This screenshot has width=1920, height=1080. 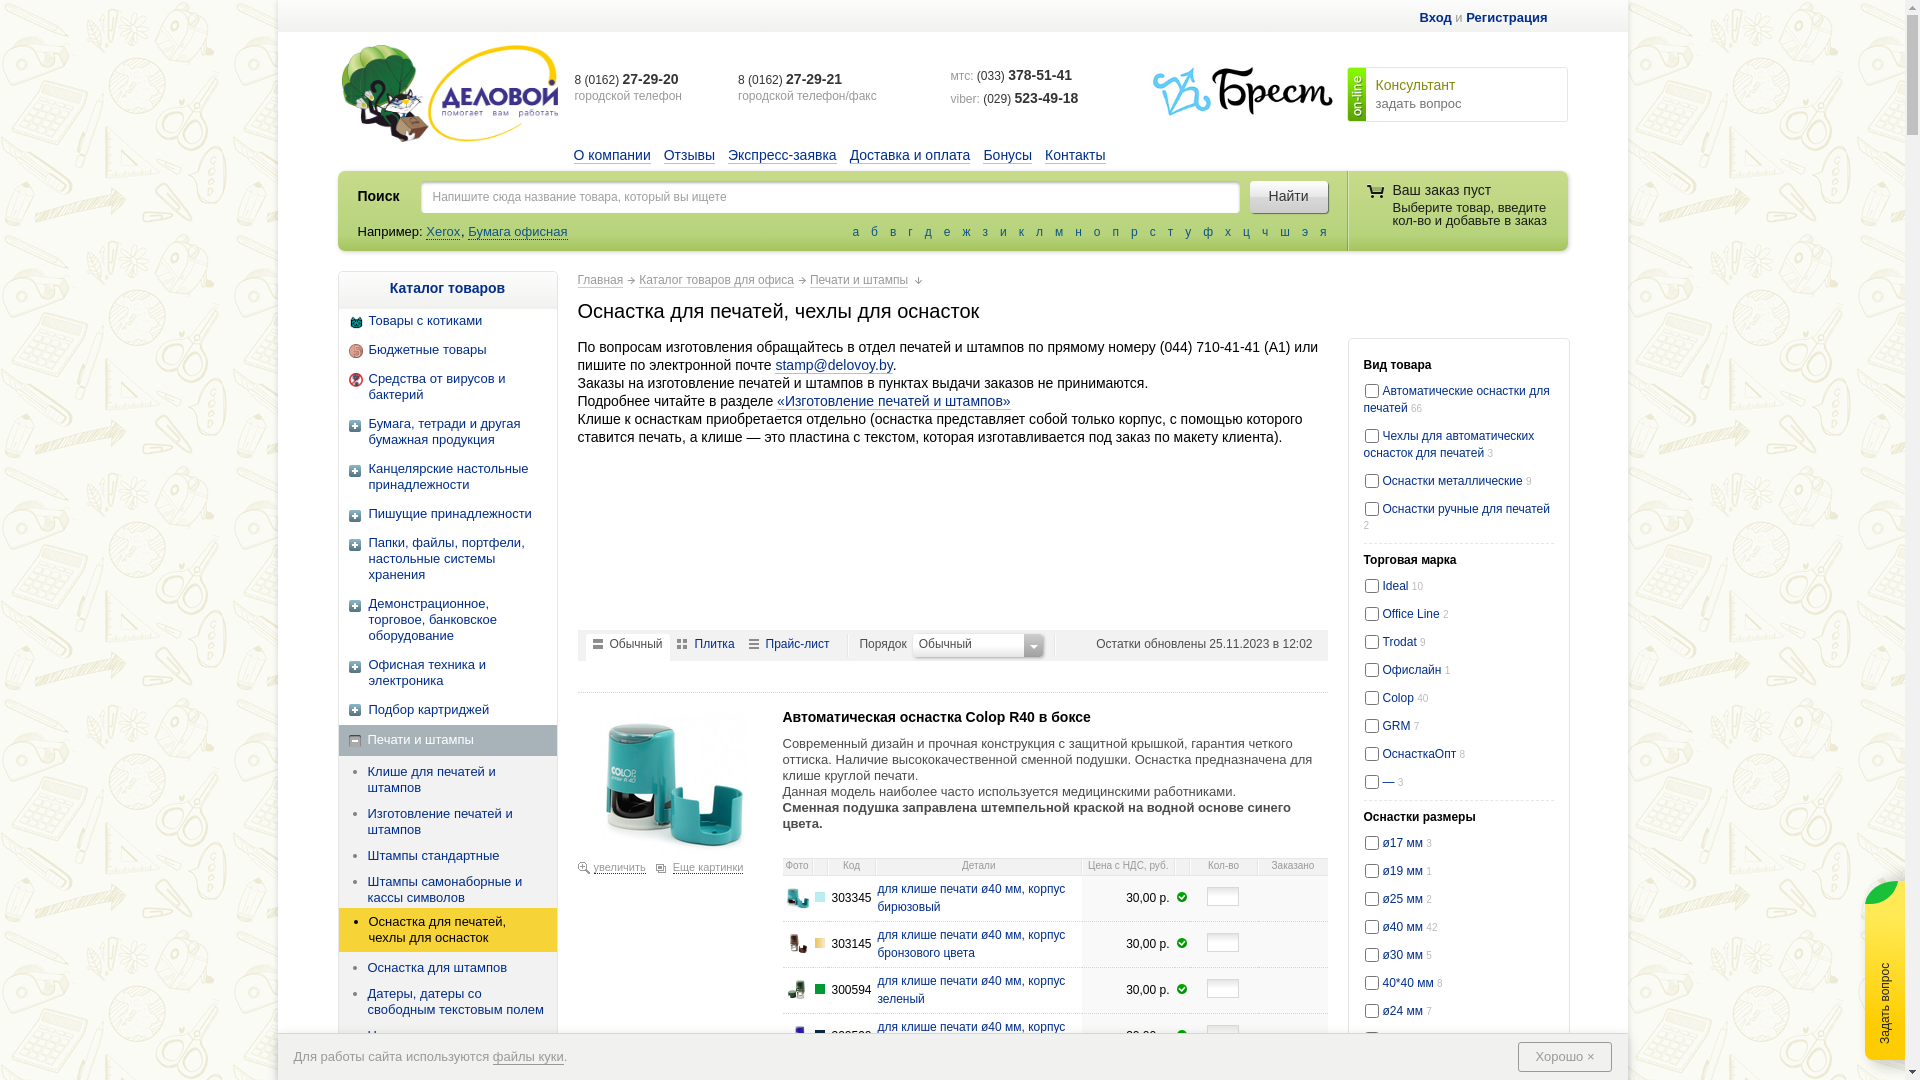 I want to click on 'stamp@delovoy.by', so click(x=833, y=365).